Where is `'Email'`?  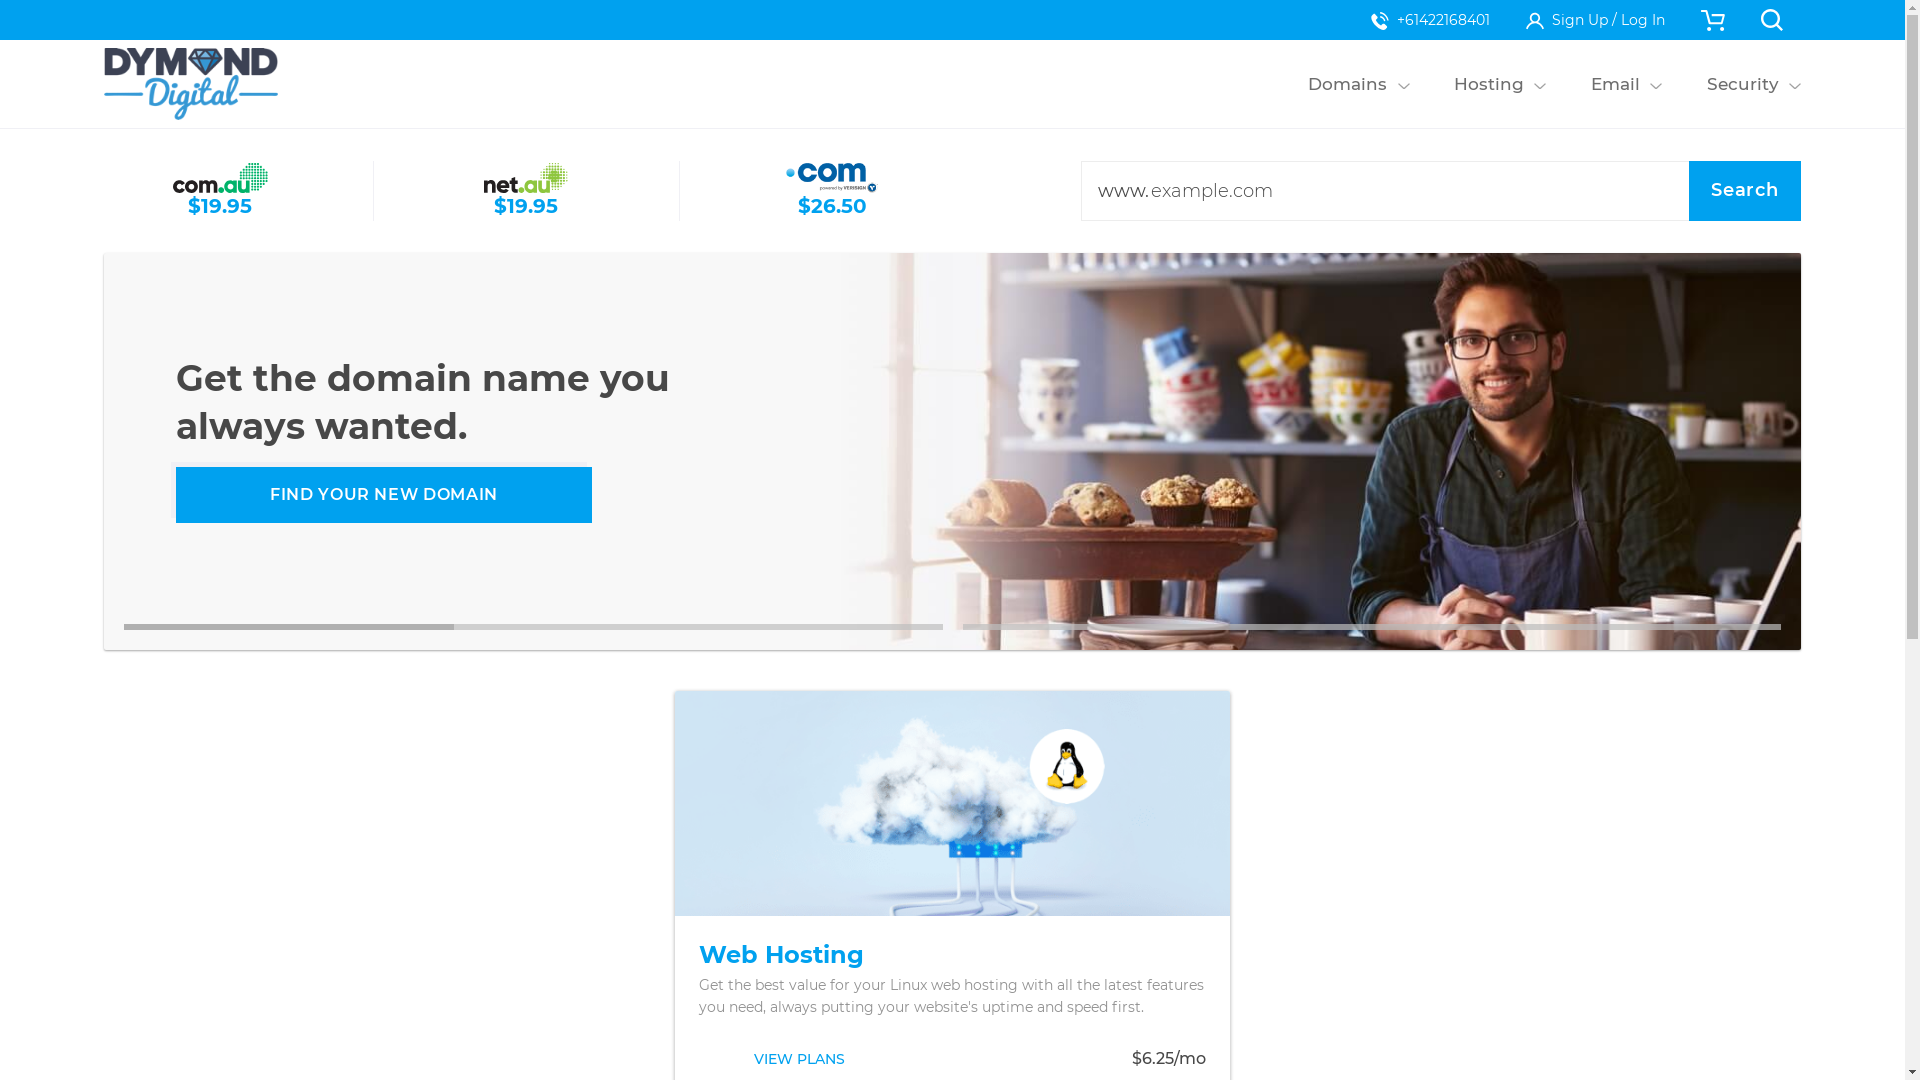
'Email' is located at coordinates (1614, 83).